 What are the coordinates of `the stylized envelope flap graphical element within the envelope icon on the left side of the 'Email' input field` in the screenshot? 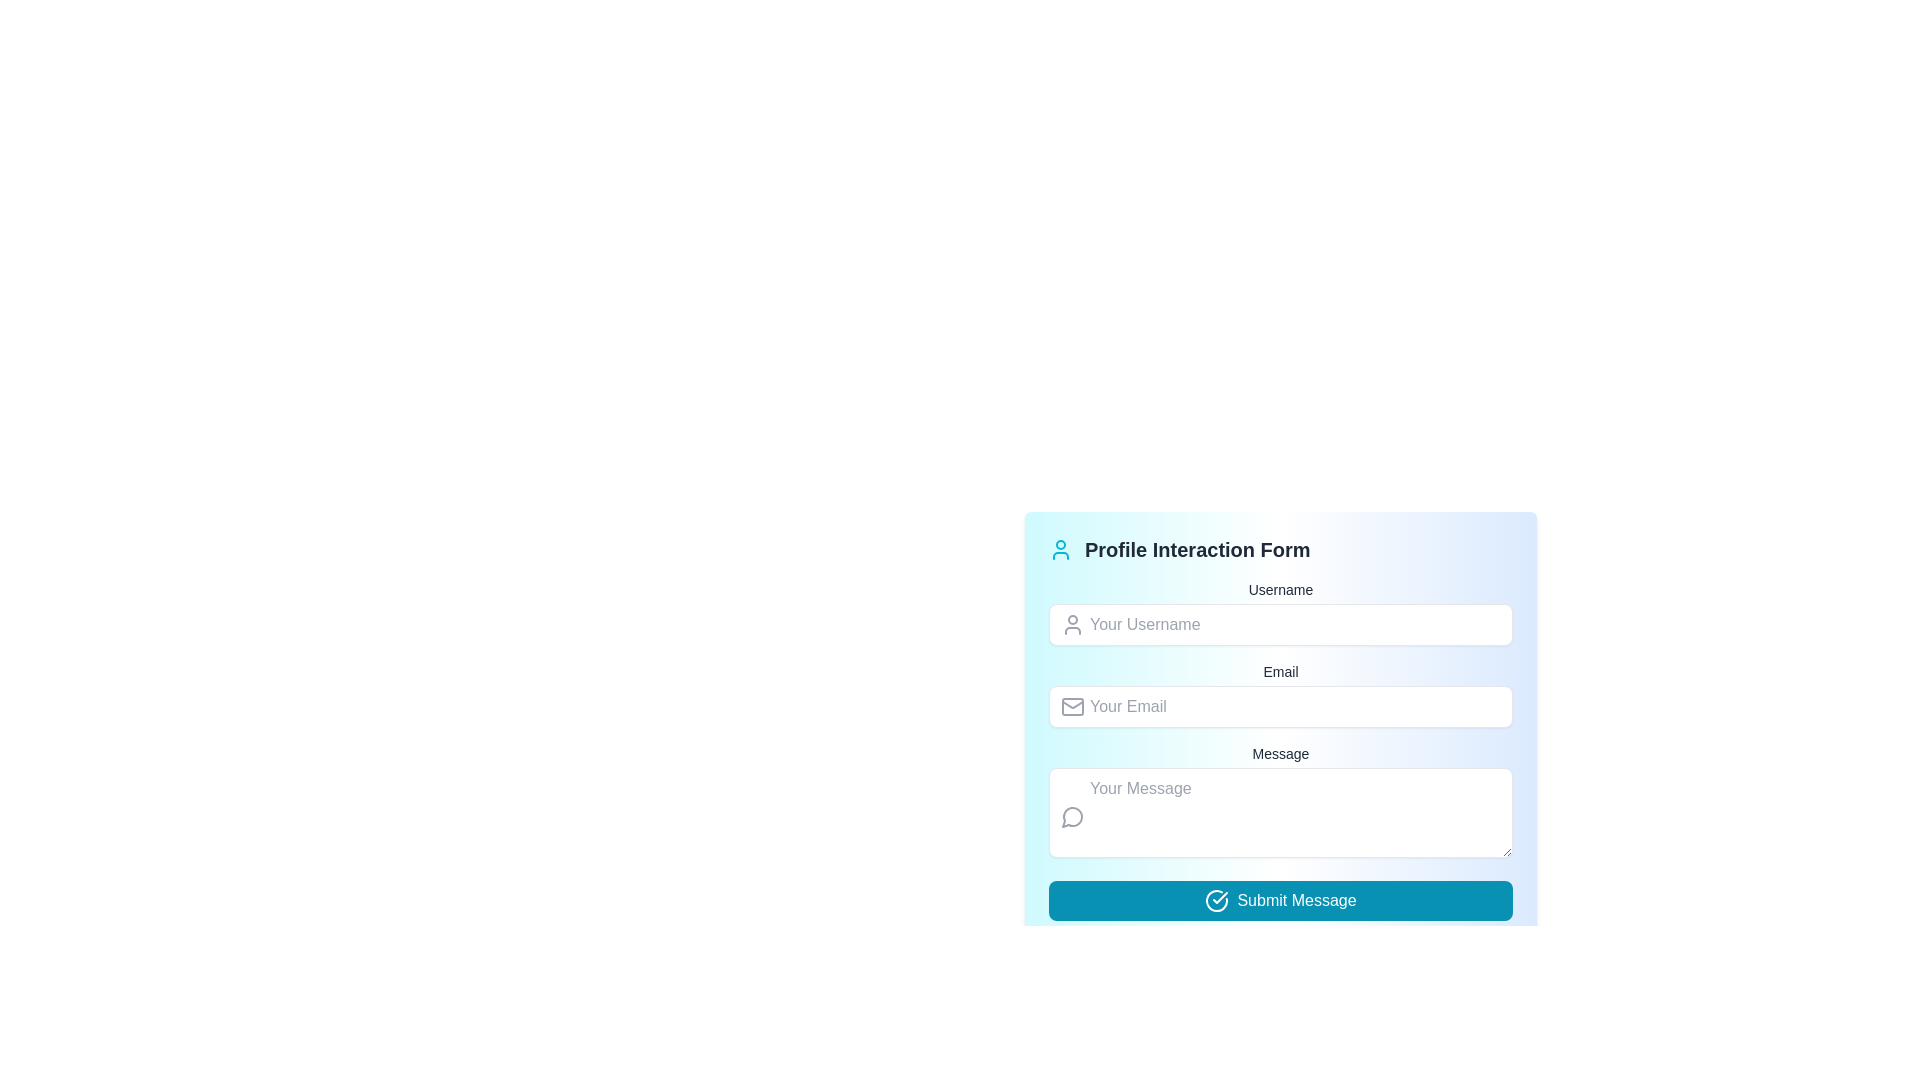 It's located at (1072, 703).